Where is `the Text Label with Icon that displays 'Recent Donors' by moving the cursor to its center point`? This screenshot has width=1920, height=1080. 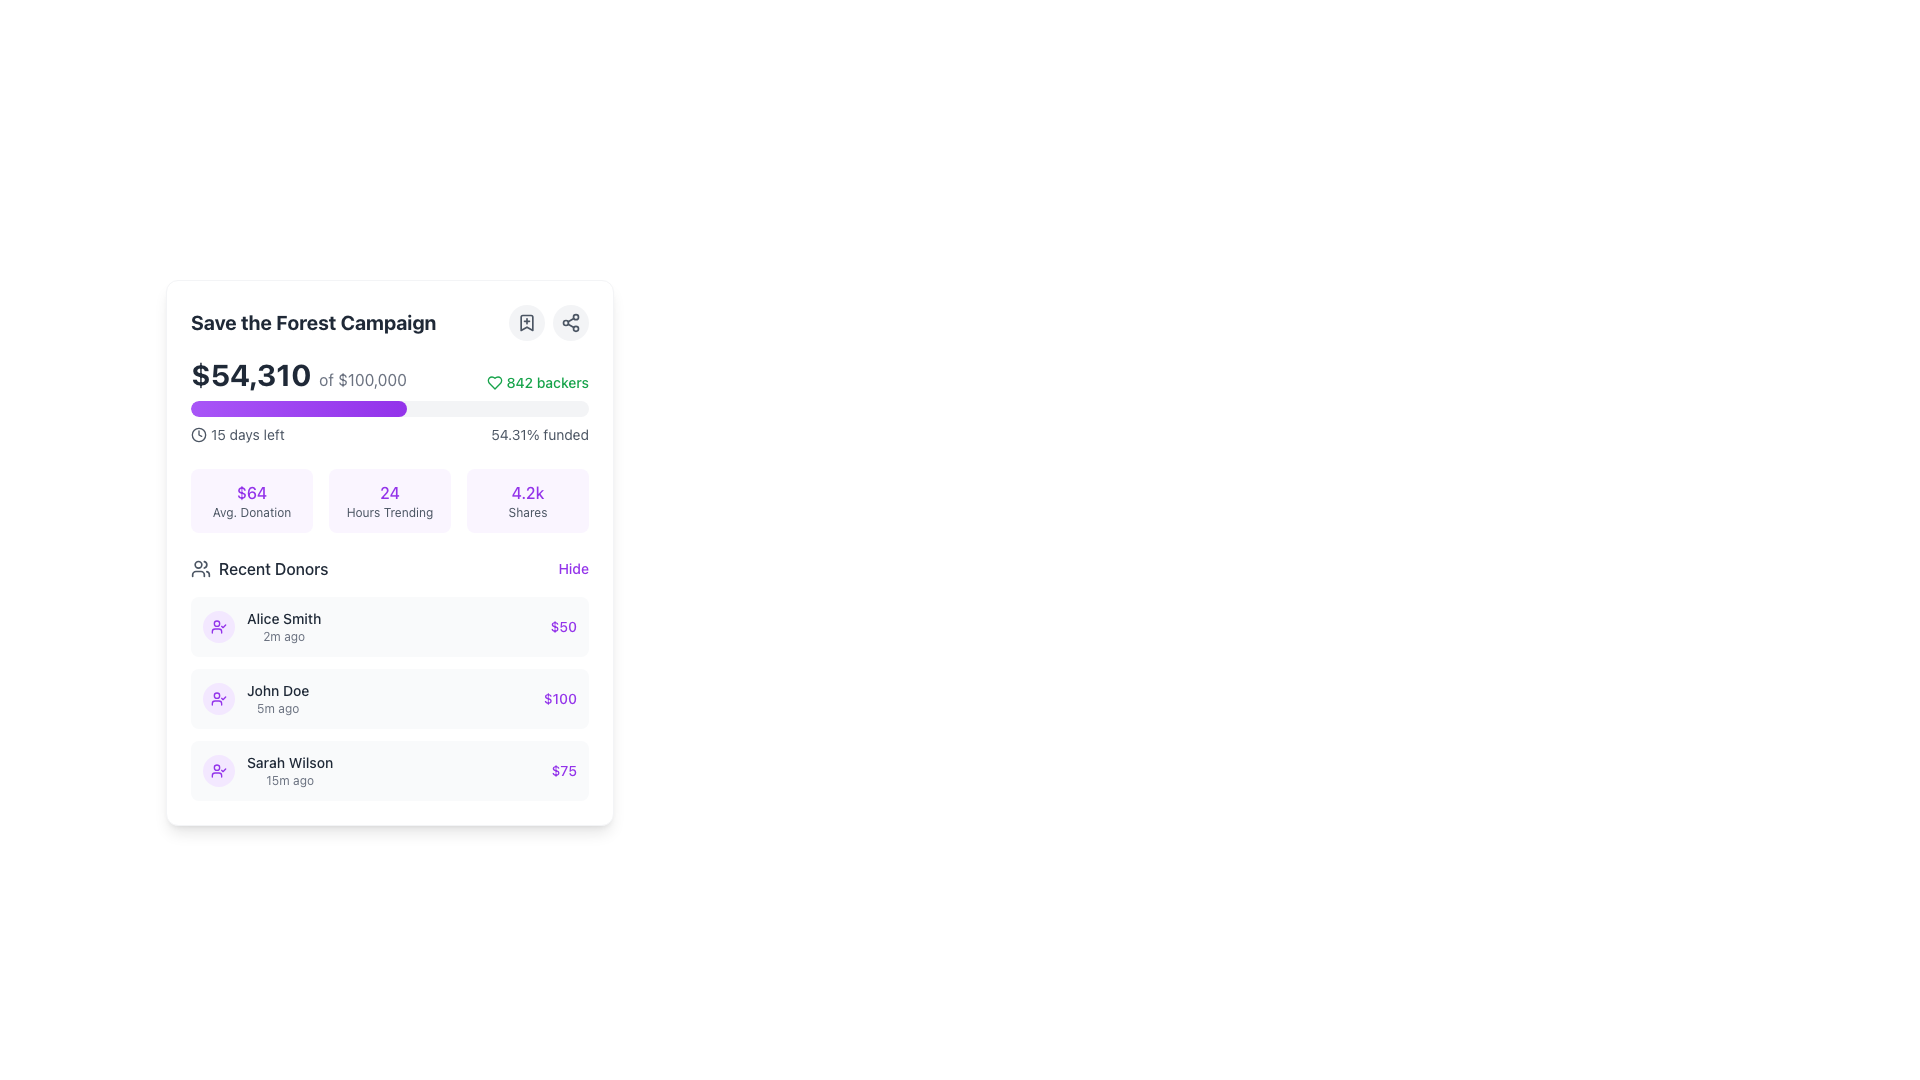
the Text Label with Icon that displays 'Recent Donors' by moving the cursor to its center point is located at coordinates (258, 569).